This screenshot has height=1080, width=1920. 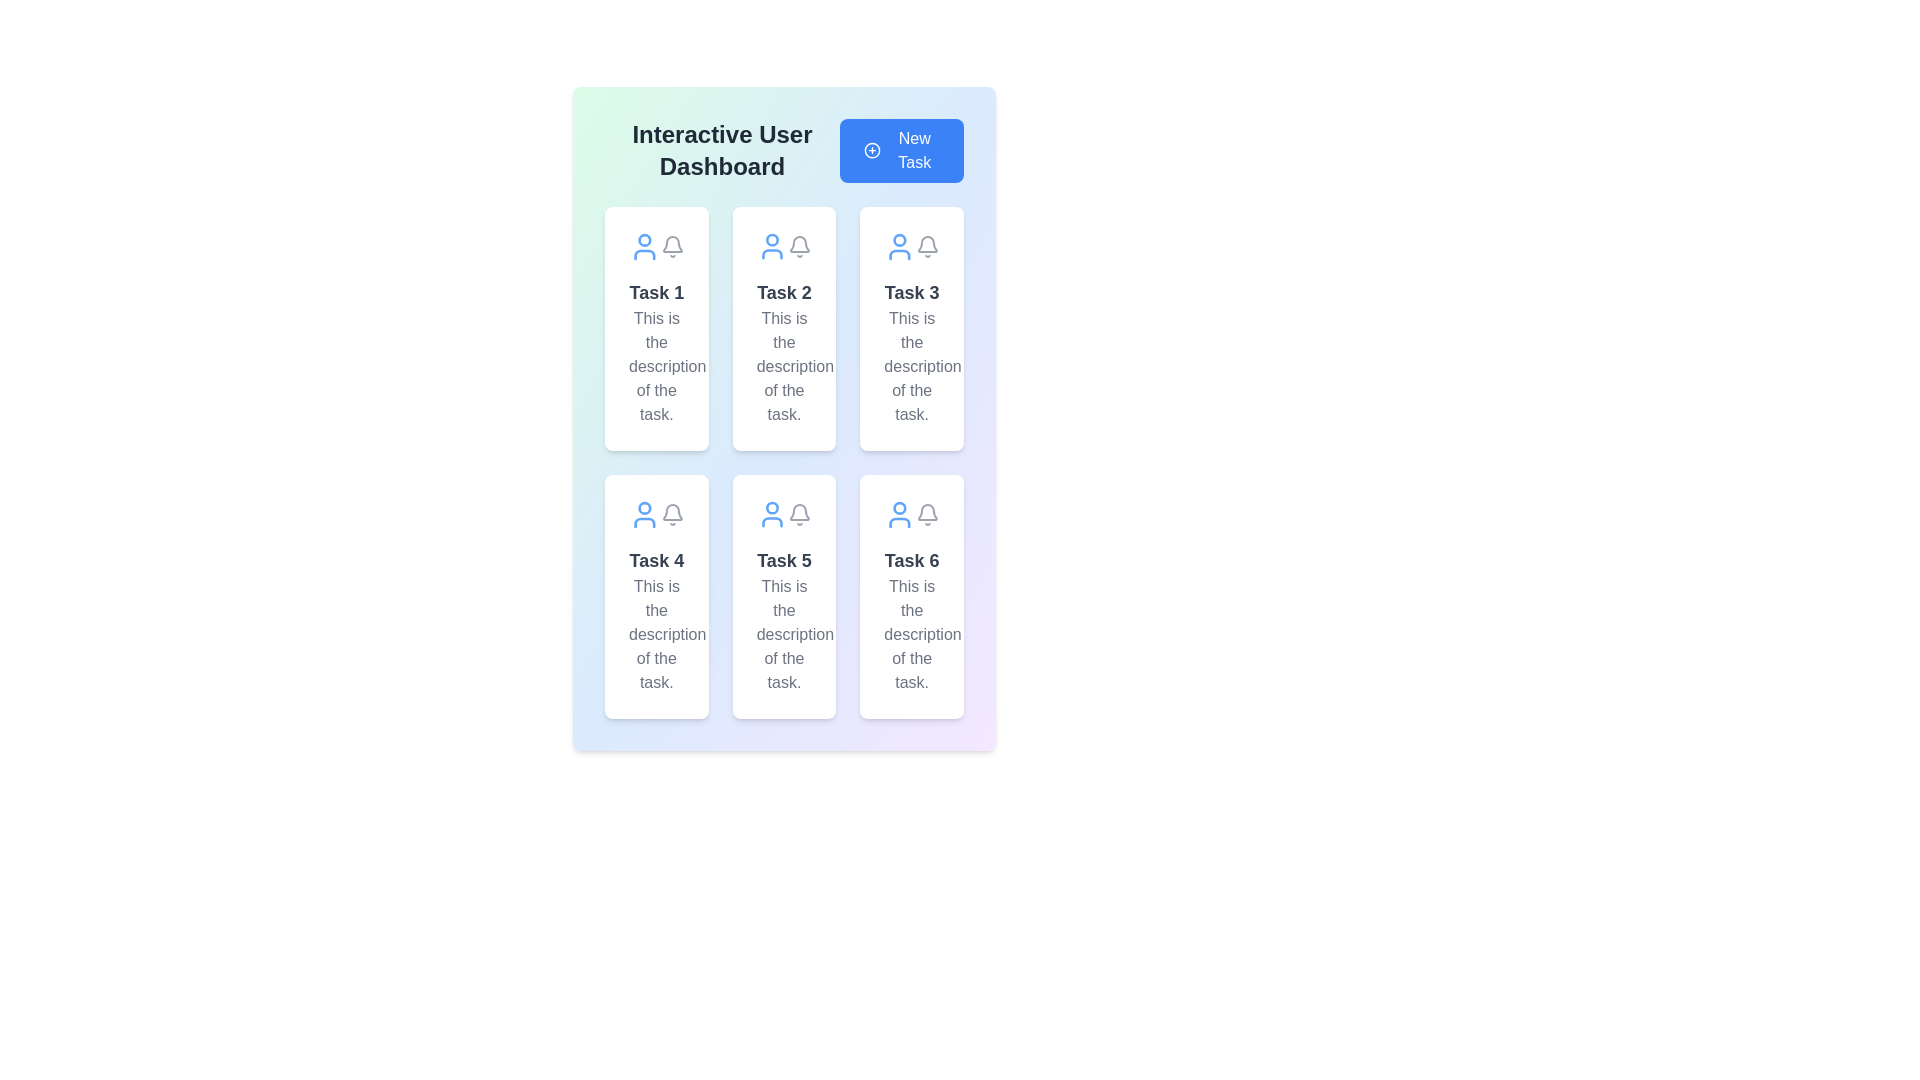 I want to click on the header text label displaying 'Task 6' located in the bottom-right card of the 2x3 grid layout, so click(x=911, y=560).